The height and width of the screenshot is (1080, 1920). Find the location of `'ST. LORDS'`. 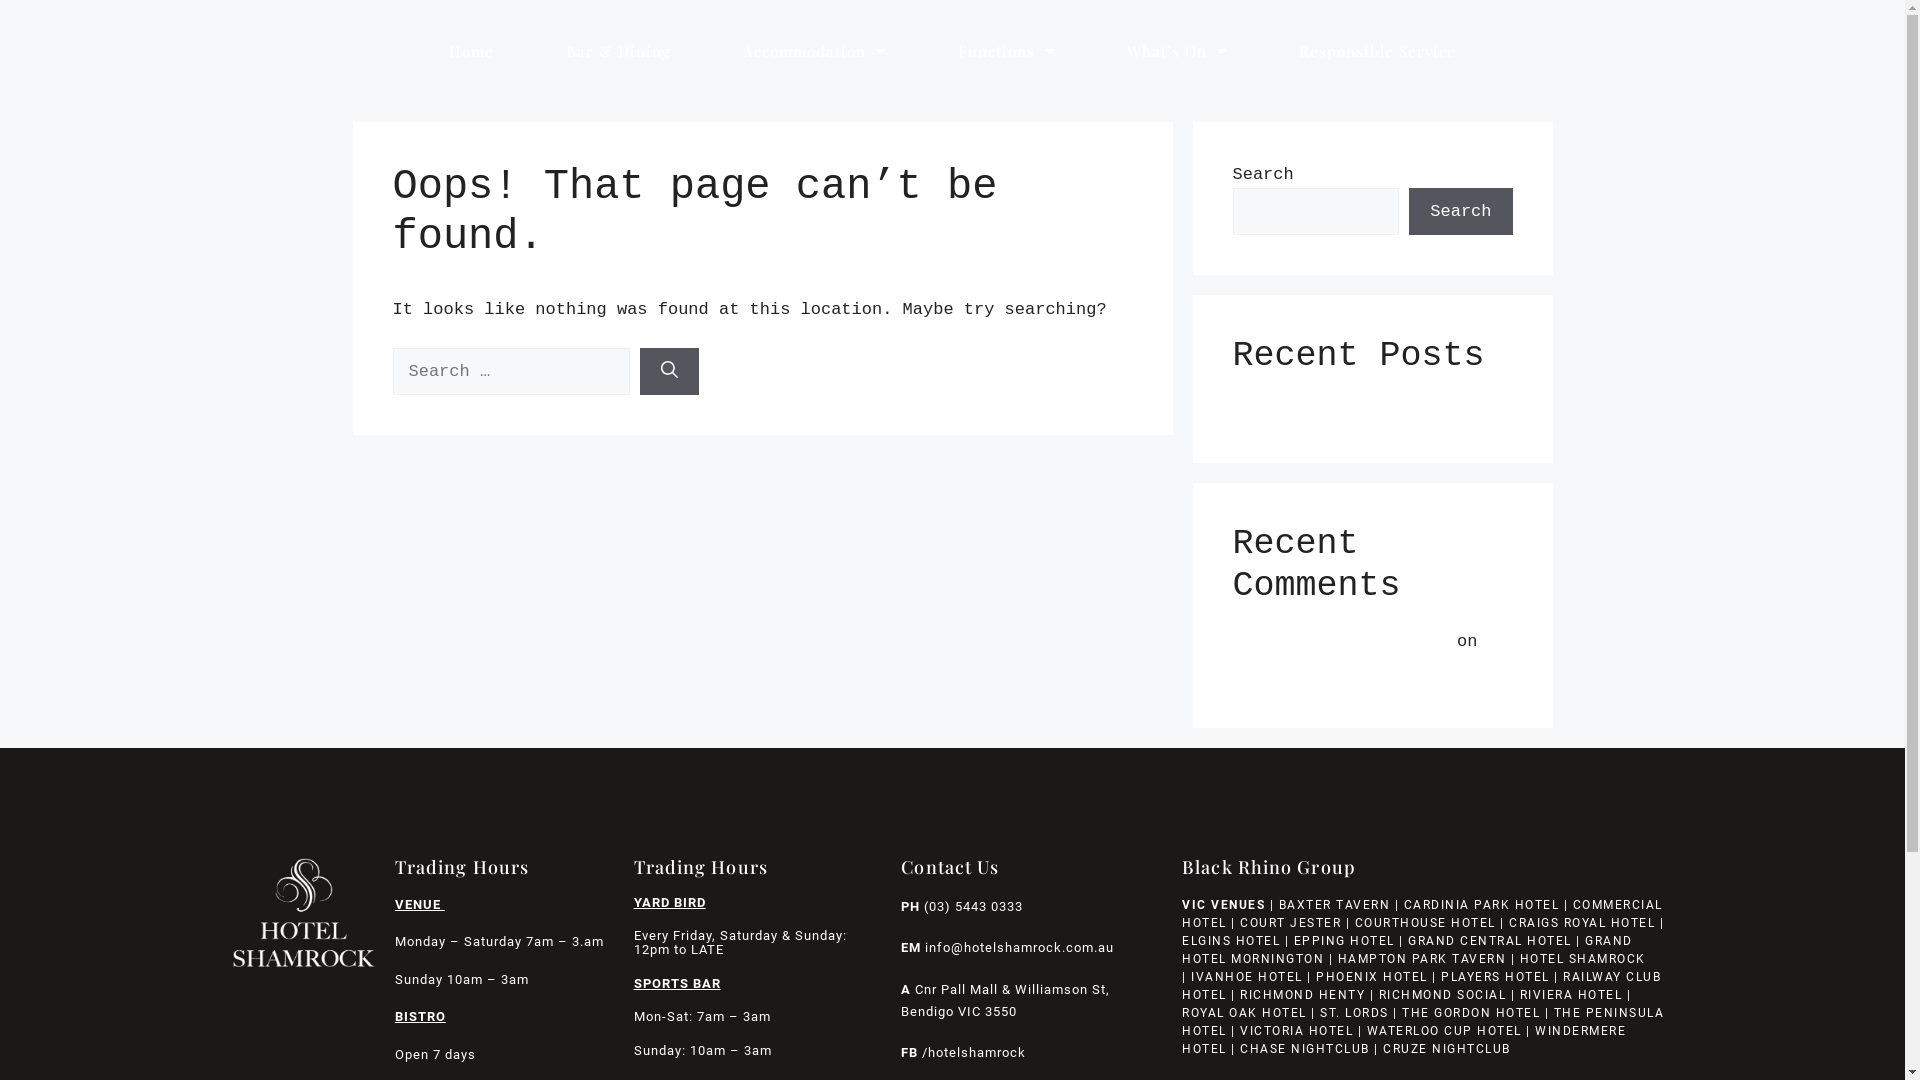

'ST. LORDS' is located at coordinates (1354, 1013).